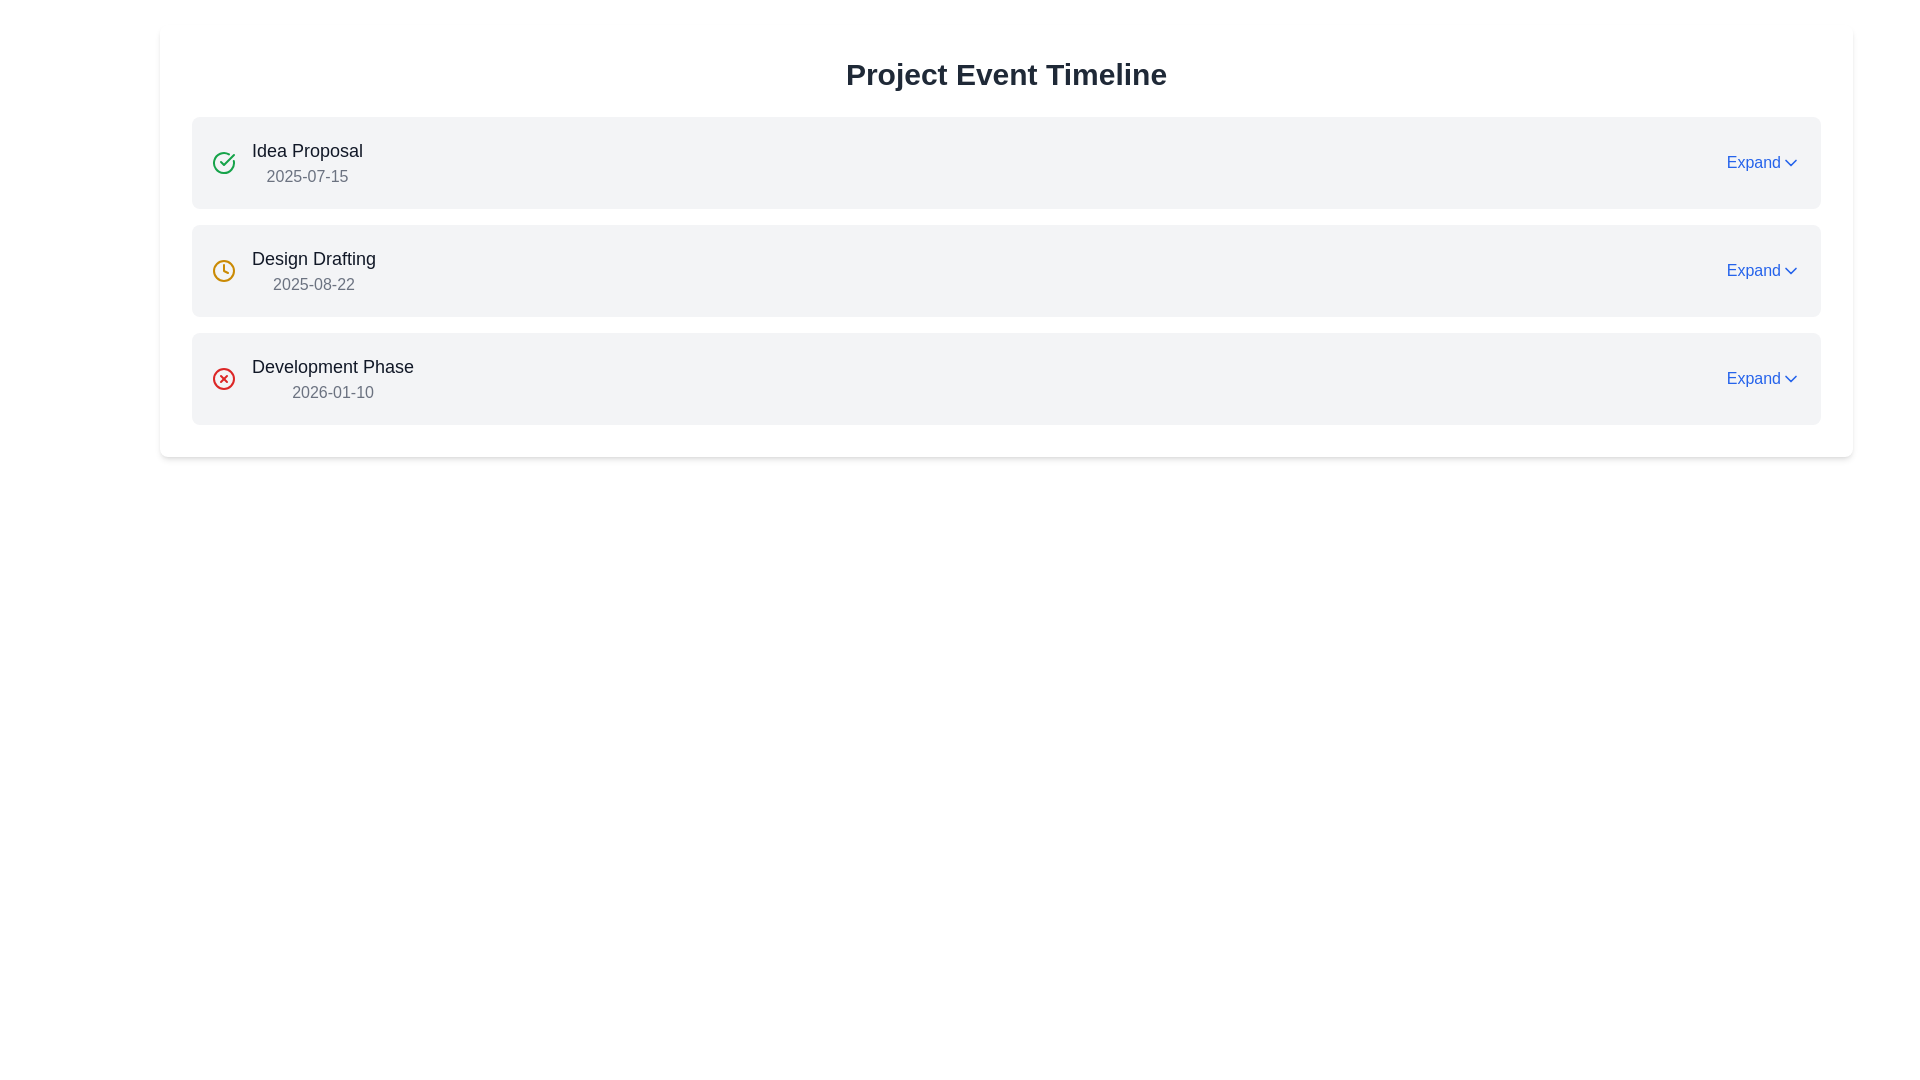  I want to click on the downward pointing chevron arrow icon inside the 'Expand' button on the right side of the 'Development Phase' entry in the 'Project Event Timeline' interface, so click(1790, 378).